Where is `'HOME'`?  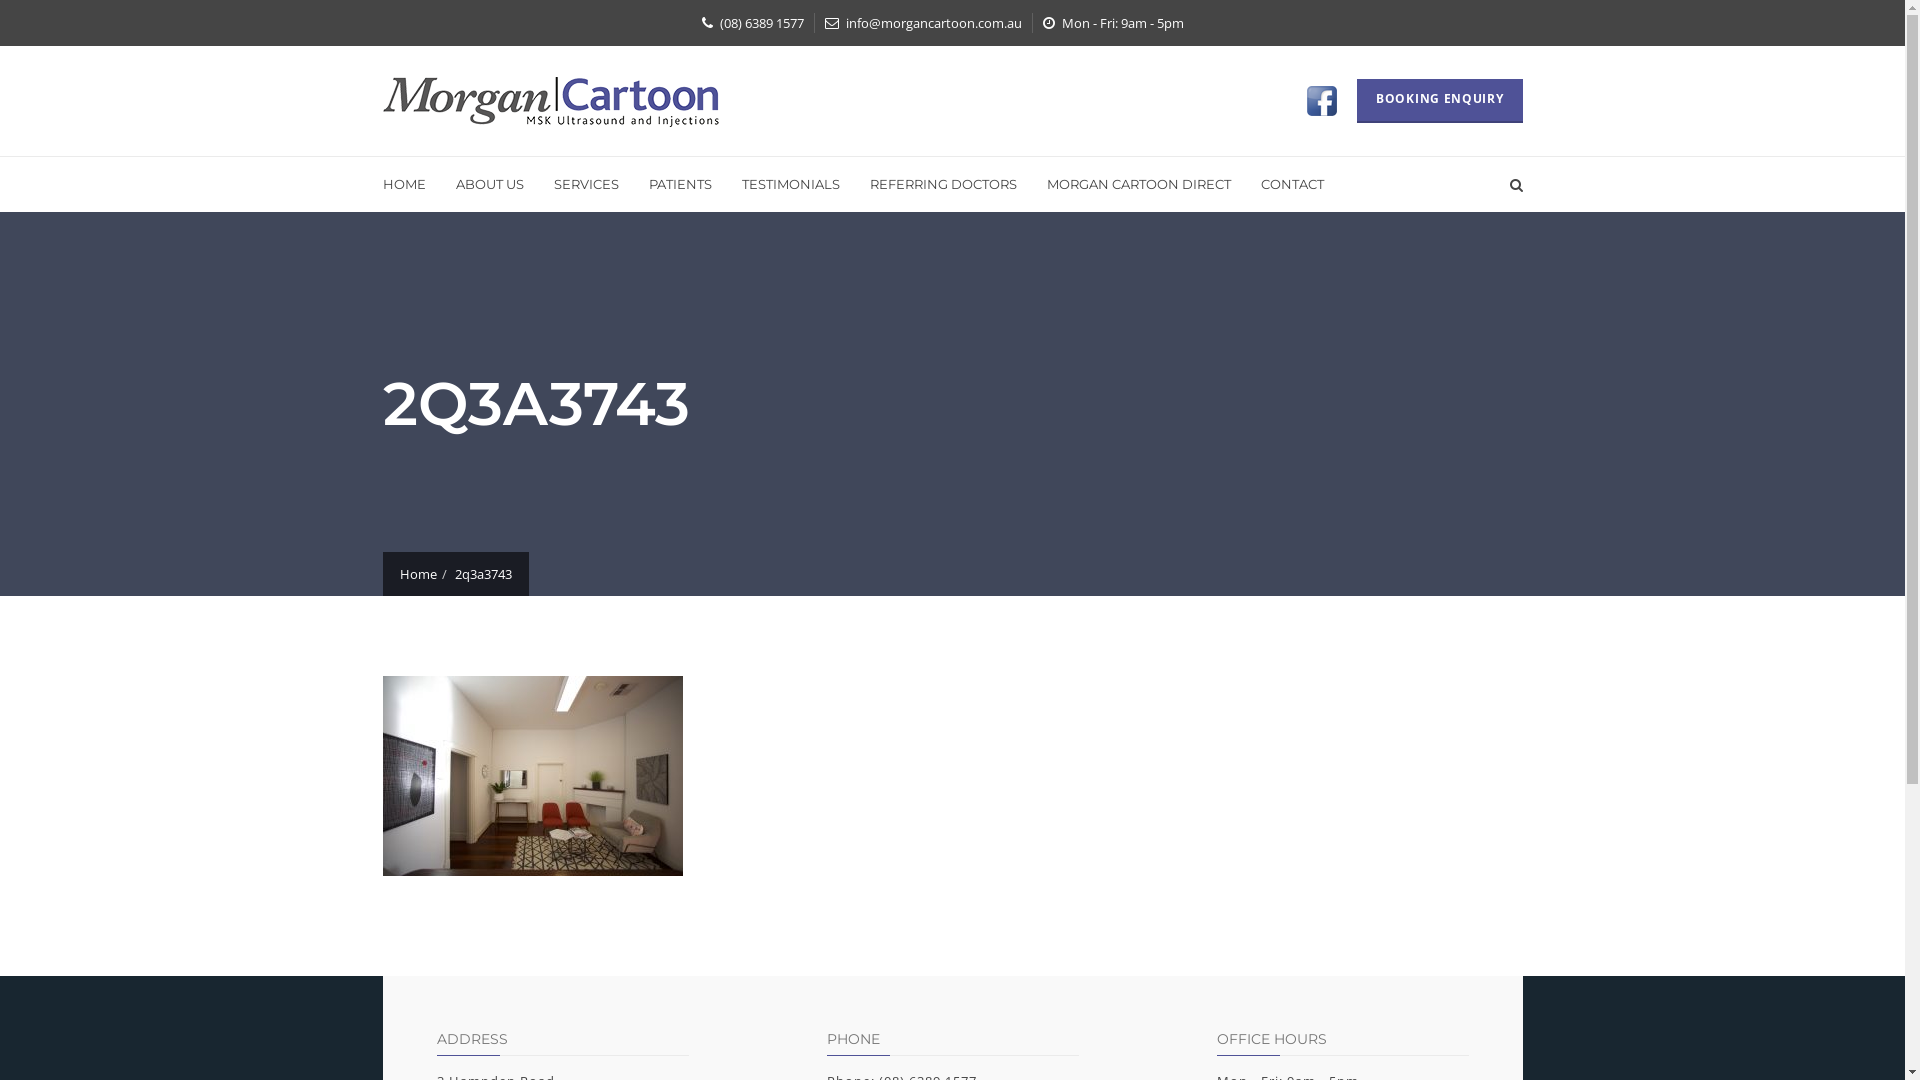 'HOME' is located at coordinates (410, 184).